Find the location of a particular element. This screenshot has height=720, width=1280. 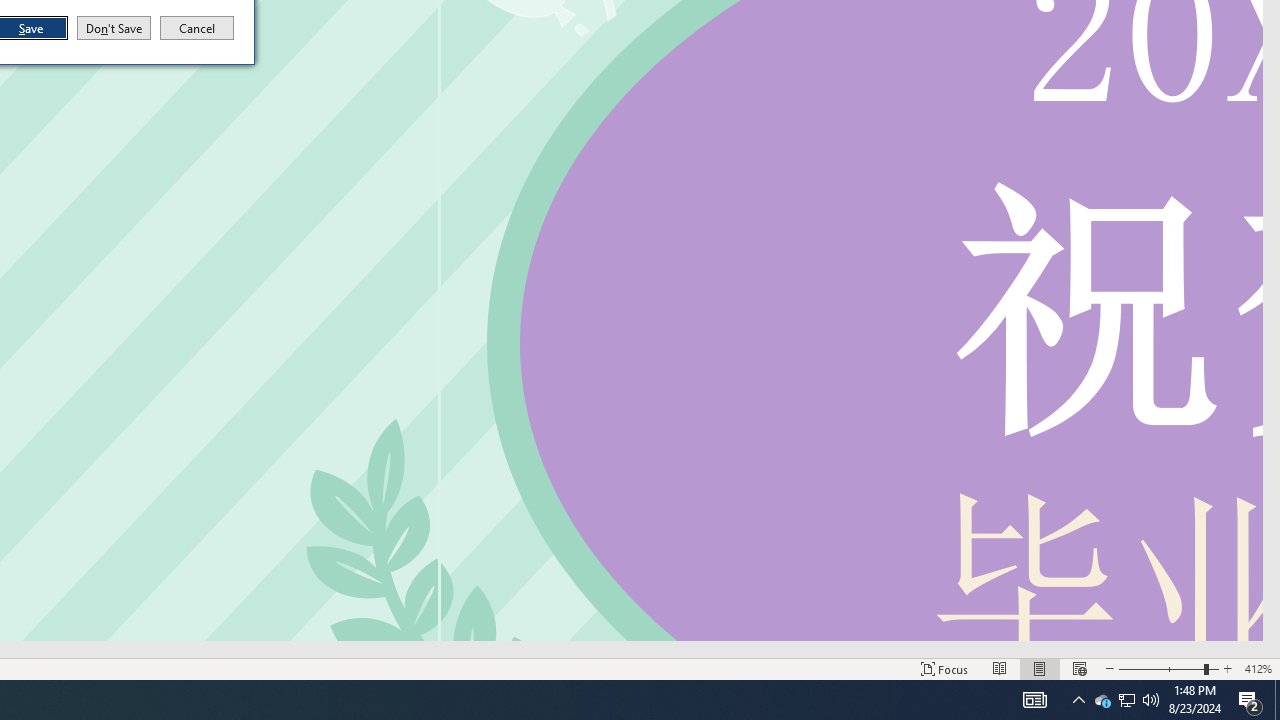

'Notification Chevron' is located at coordinates (1078, 698).